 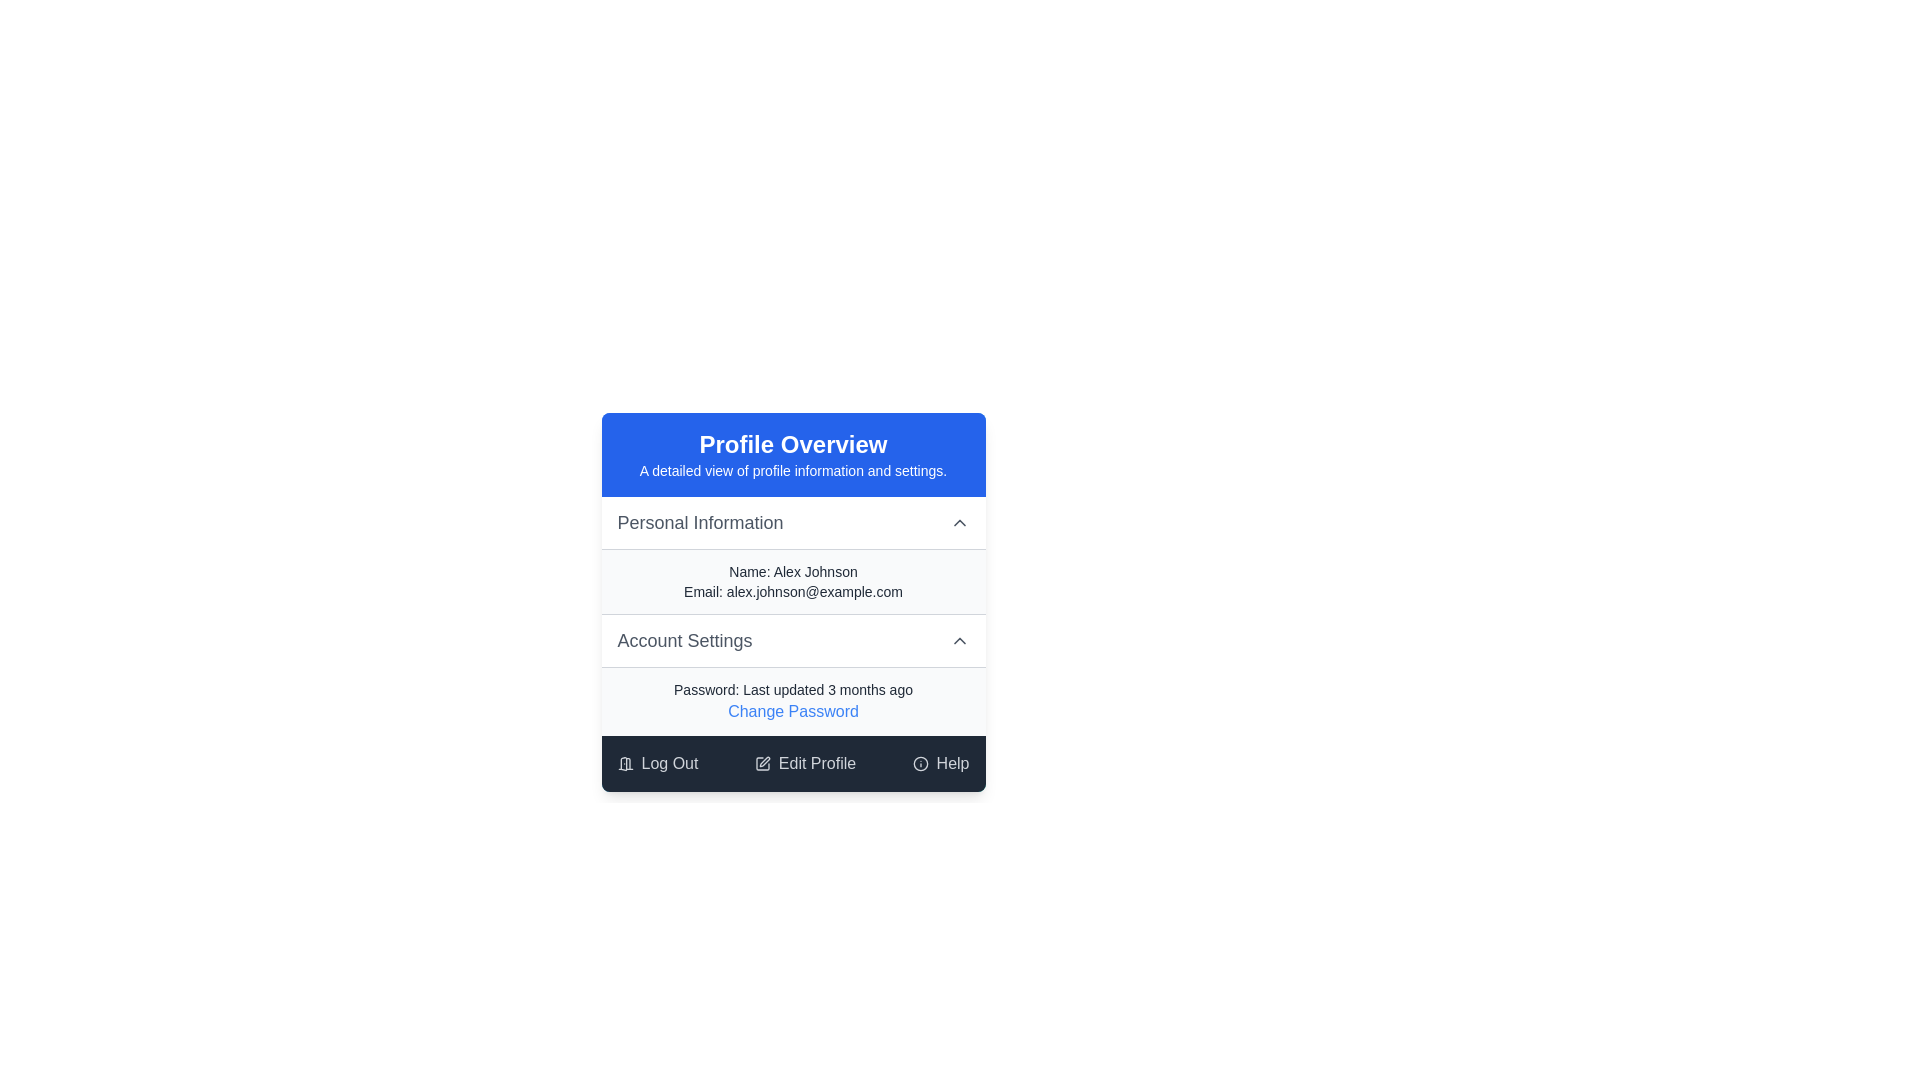 I want to click on text content of the Text Label displaying 'Name: Alex Johnson' and 'Email: alex.johnson@example.com' located under the 'Personal Information' section in the 'Profile Overview' interface, so click(x=792, y=581).